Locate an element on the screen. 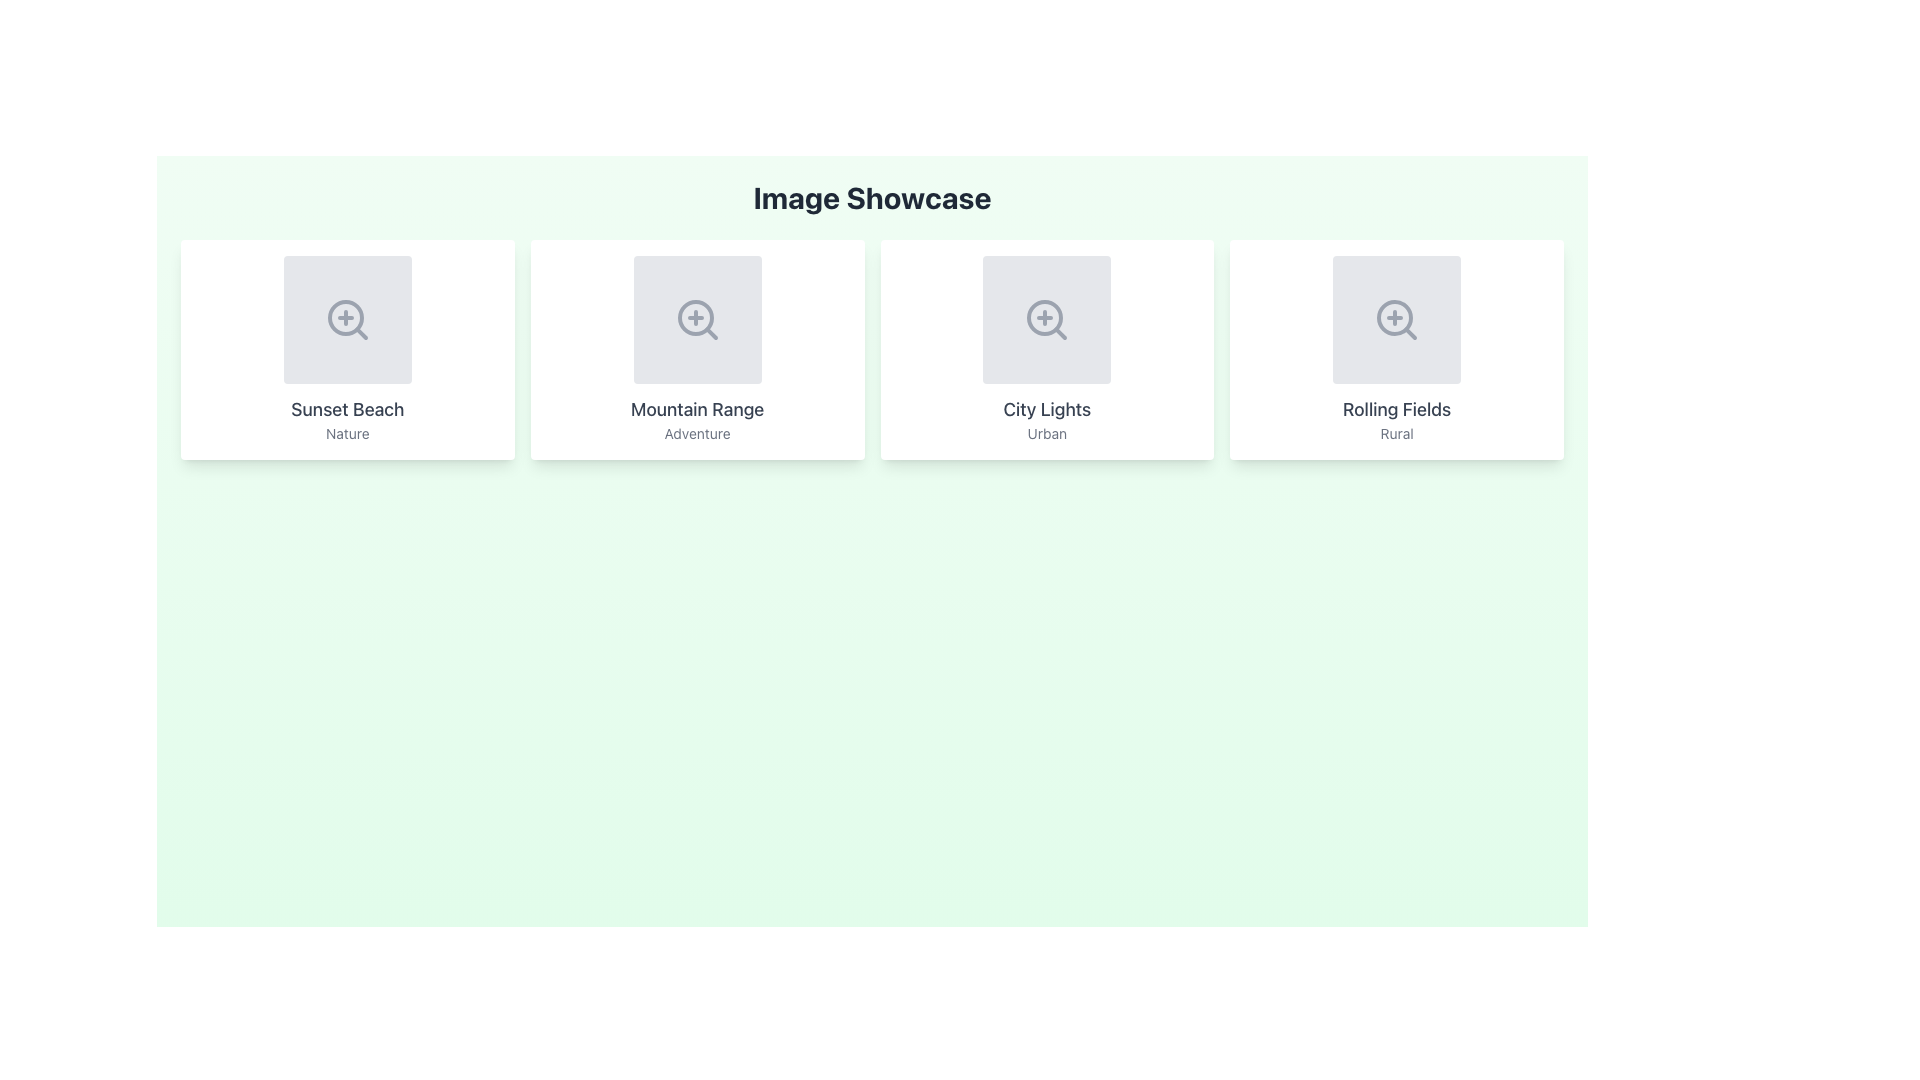  the 'Nature' text label located below the 'Sunset Beach' title within the 'Sunset Beach' card, which is the leftmost card in the grid layout is located at coordinates (347, 433).